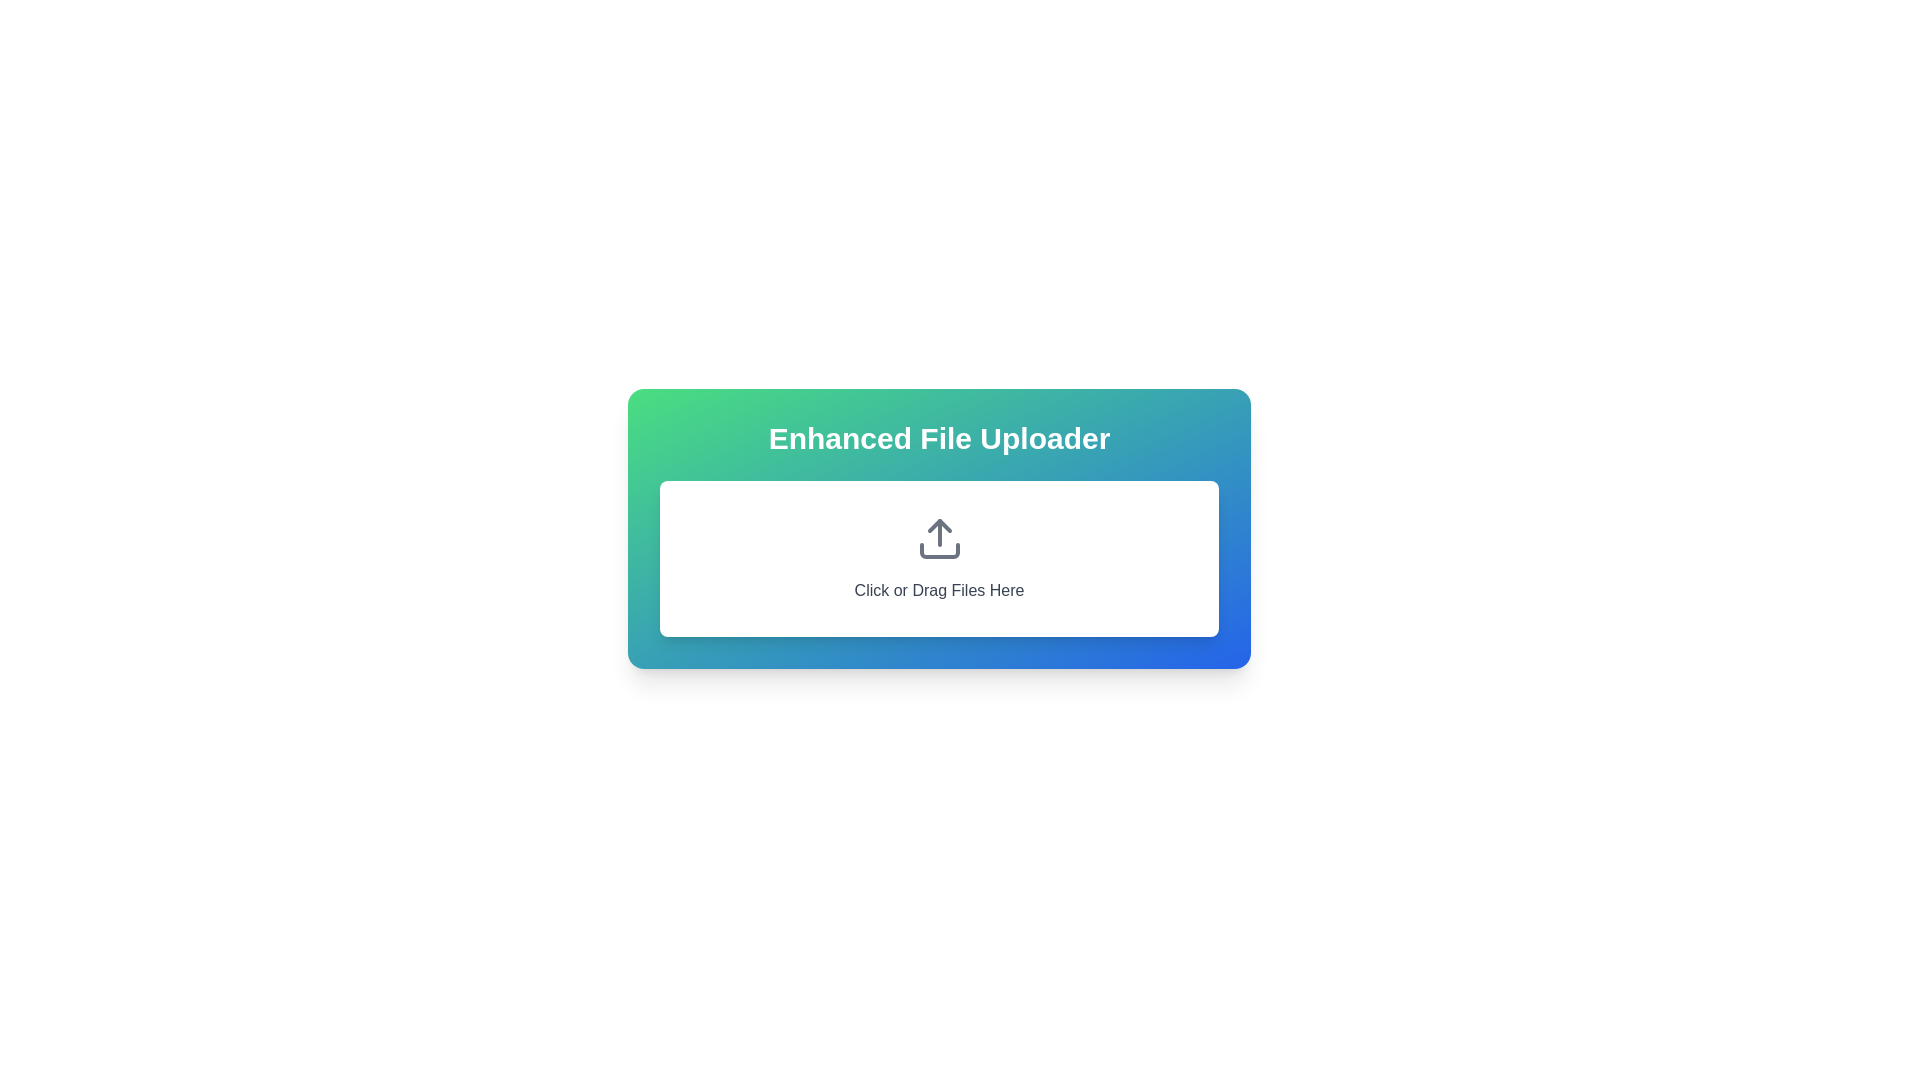 This screenshot has width=1920, height=1080. Describe the element at coordinates (938, 551) in the screenshot. I see `the base rectangle of the upload icon, which is part of the SVG structure indicating a file upload action` at that location.